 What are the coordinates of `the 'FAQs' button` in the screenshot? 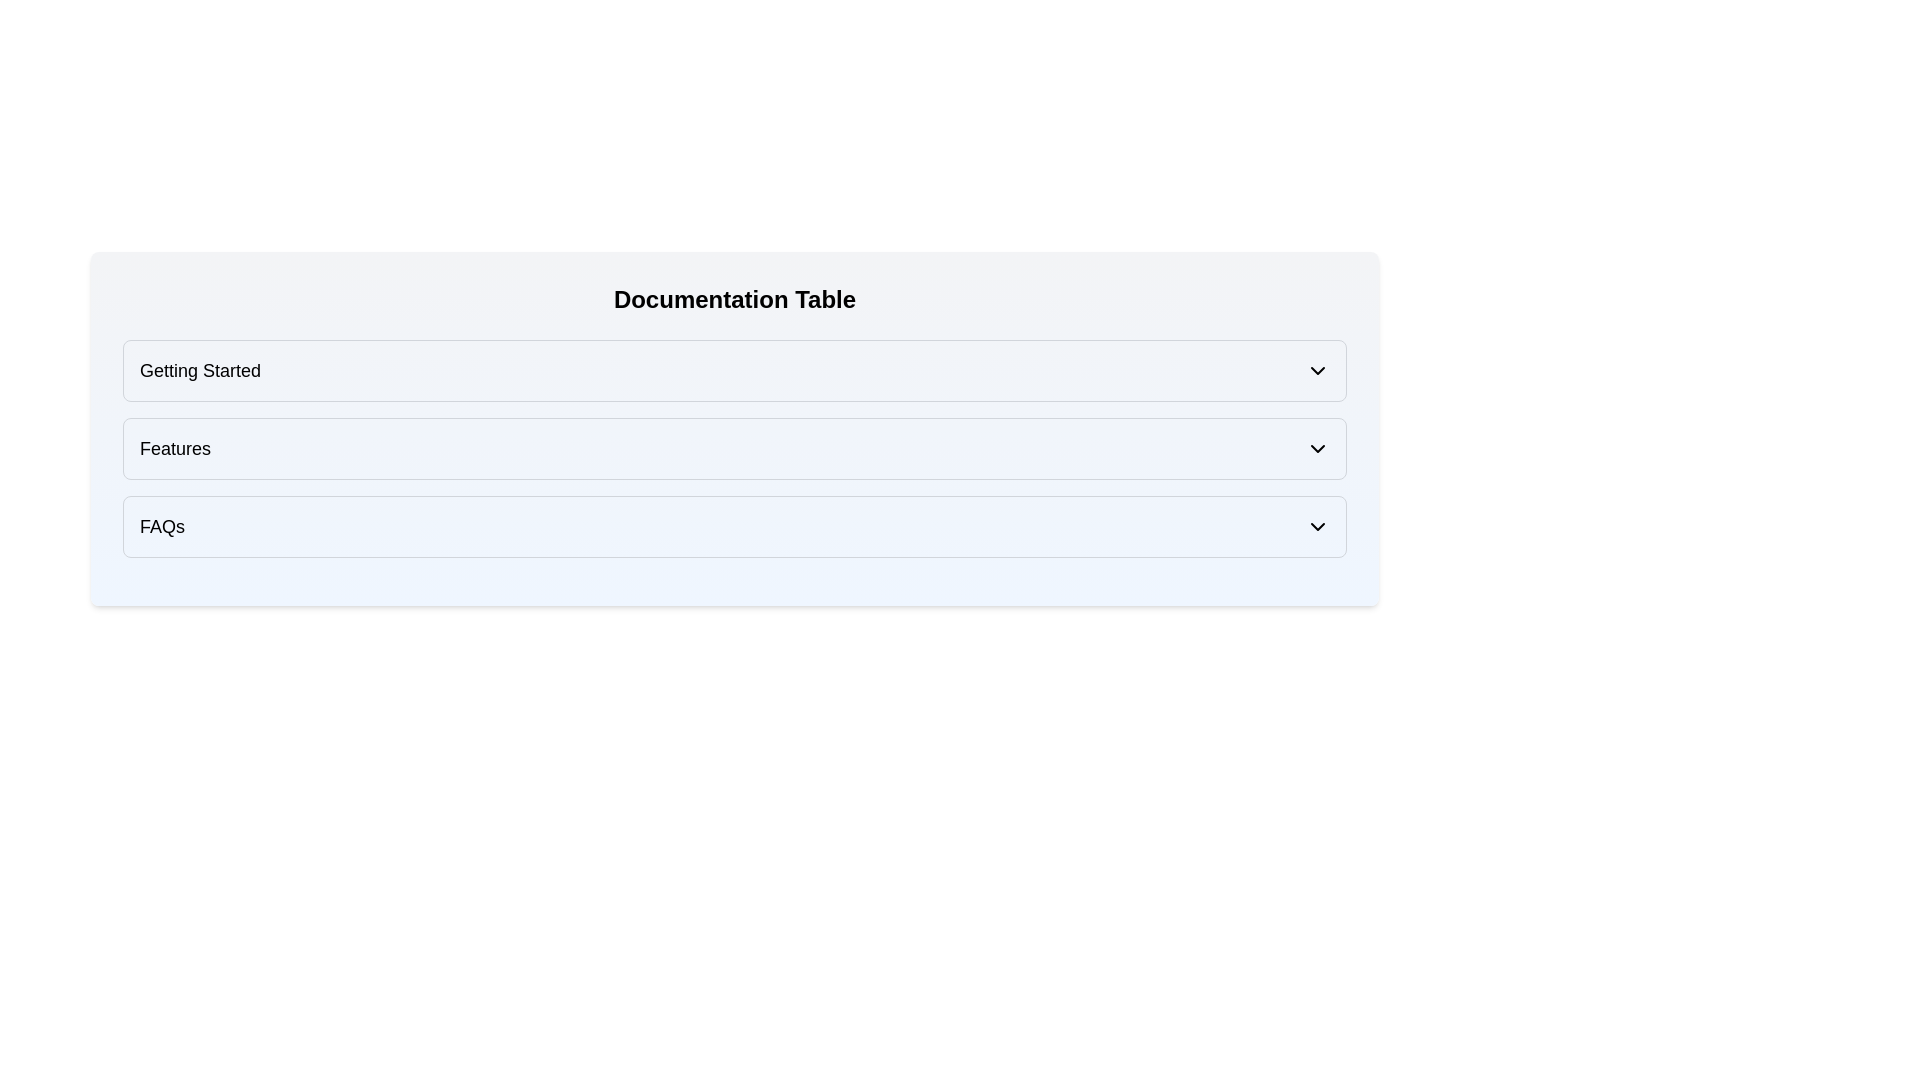 It's located at (733, 526).